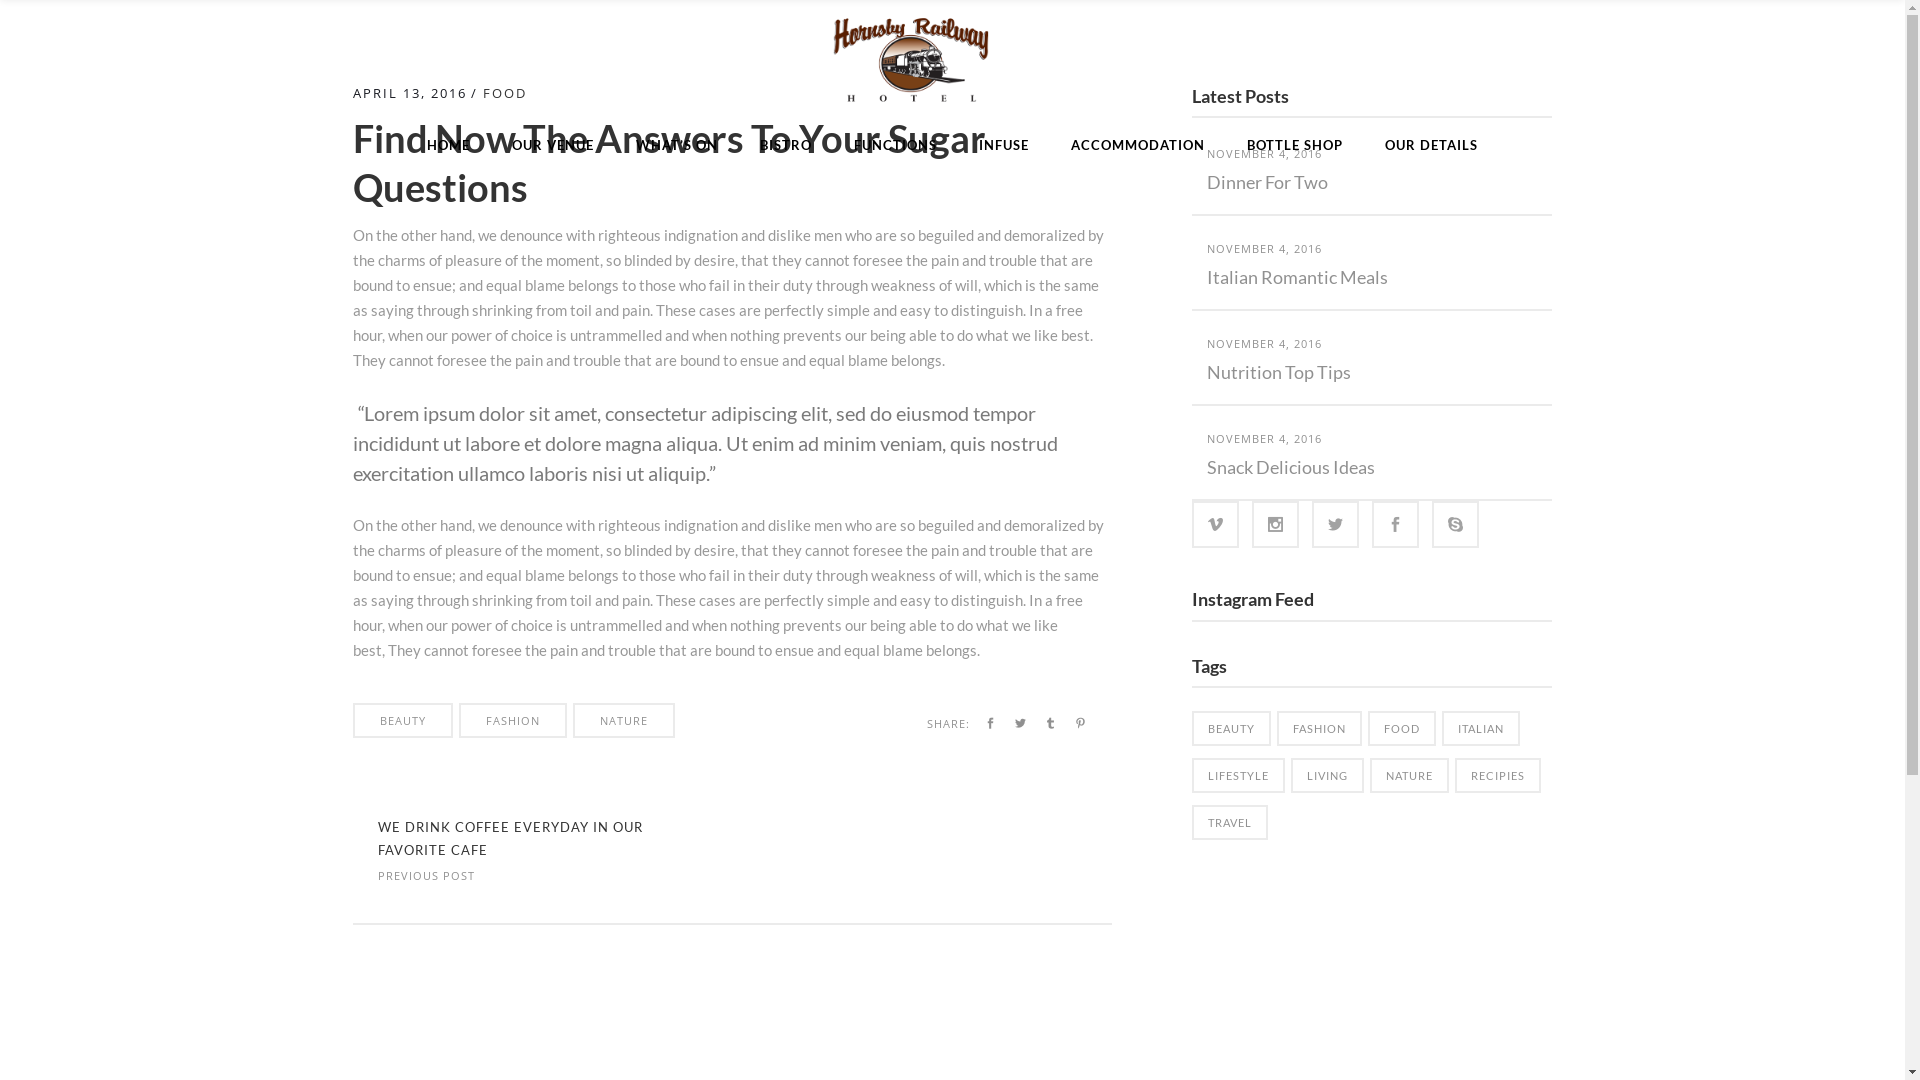  What do you see at coordinates (1481, 728) in the screenshot?
I see `'ITALIAN'` at bounding box center [1481, 728].